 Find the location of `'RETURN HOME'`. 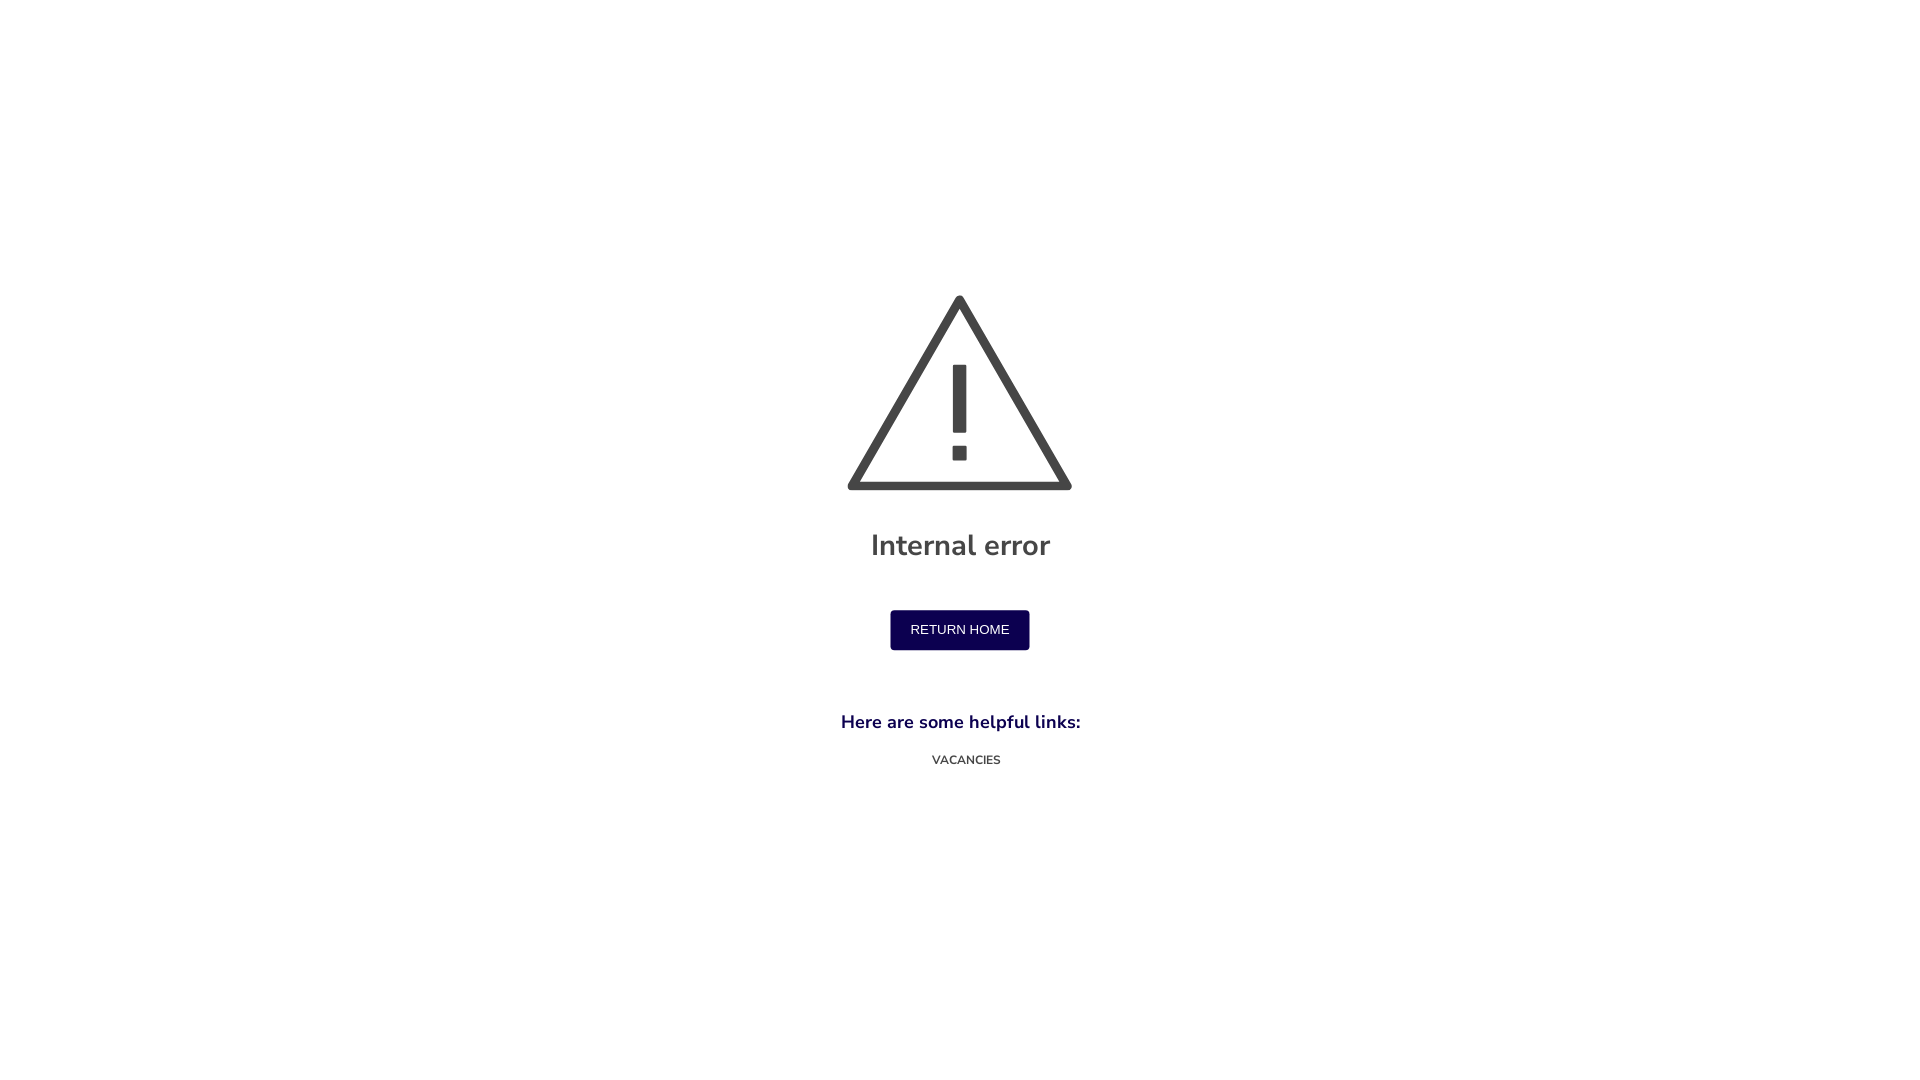

'RETURN HOME' is located at coordinates (958, 631).